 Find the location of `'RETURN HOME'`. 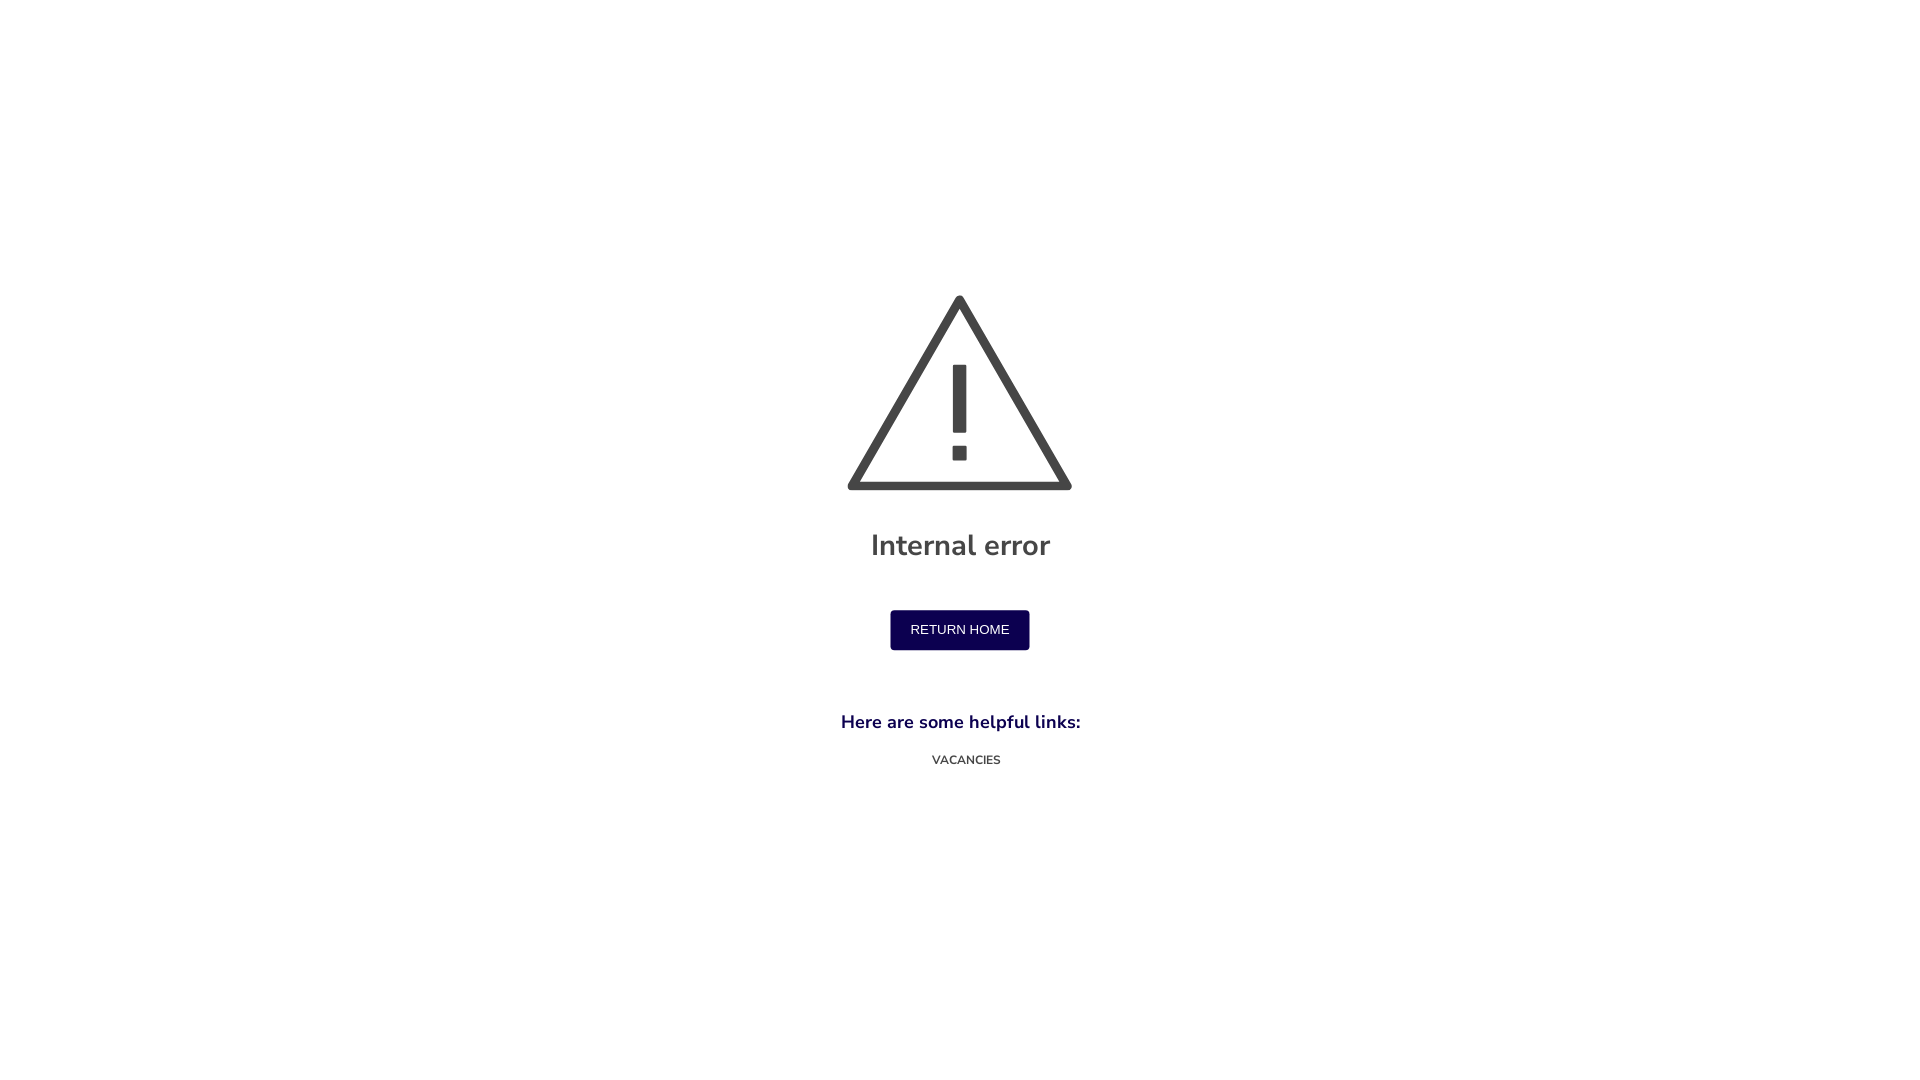

'RETURN HOME' is located at coordinates (958, 631).